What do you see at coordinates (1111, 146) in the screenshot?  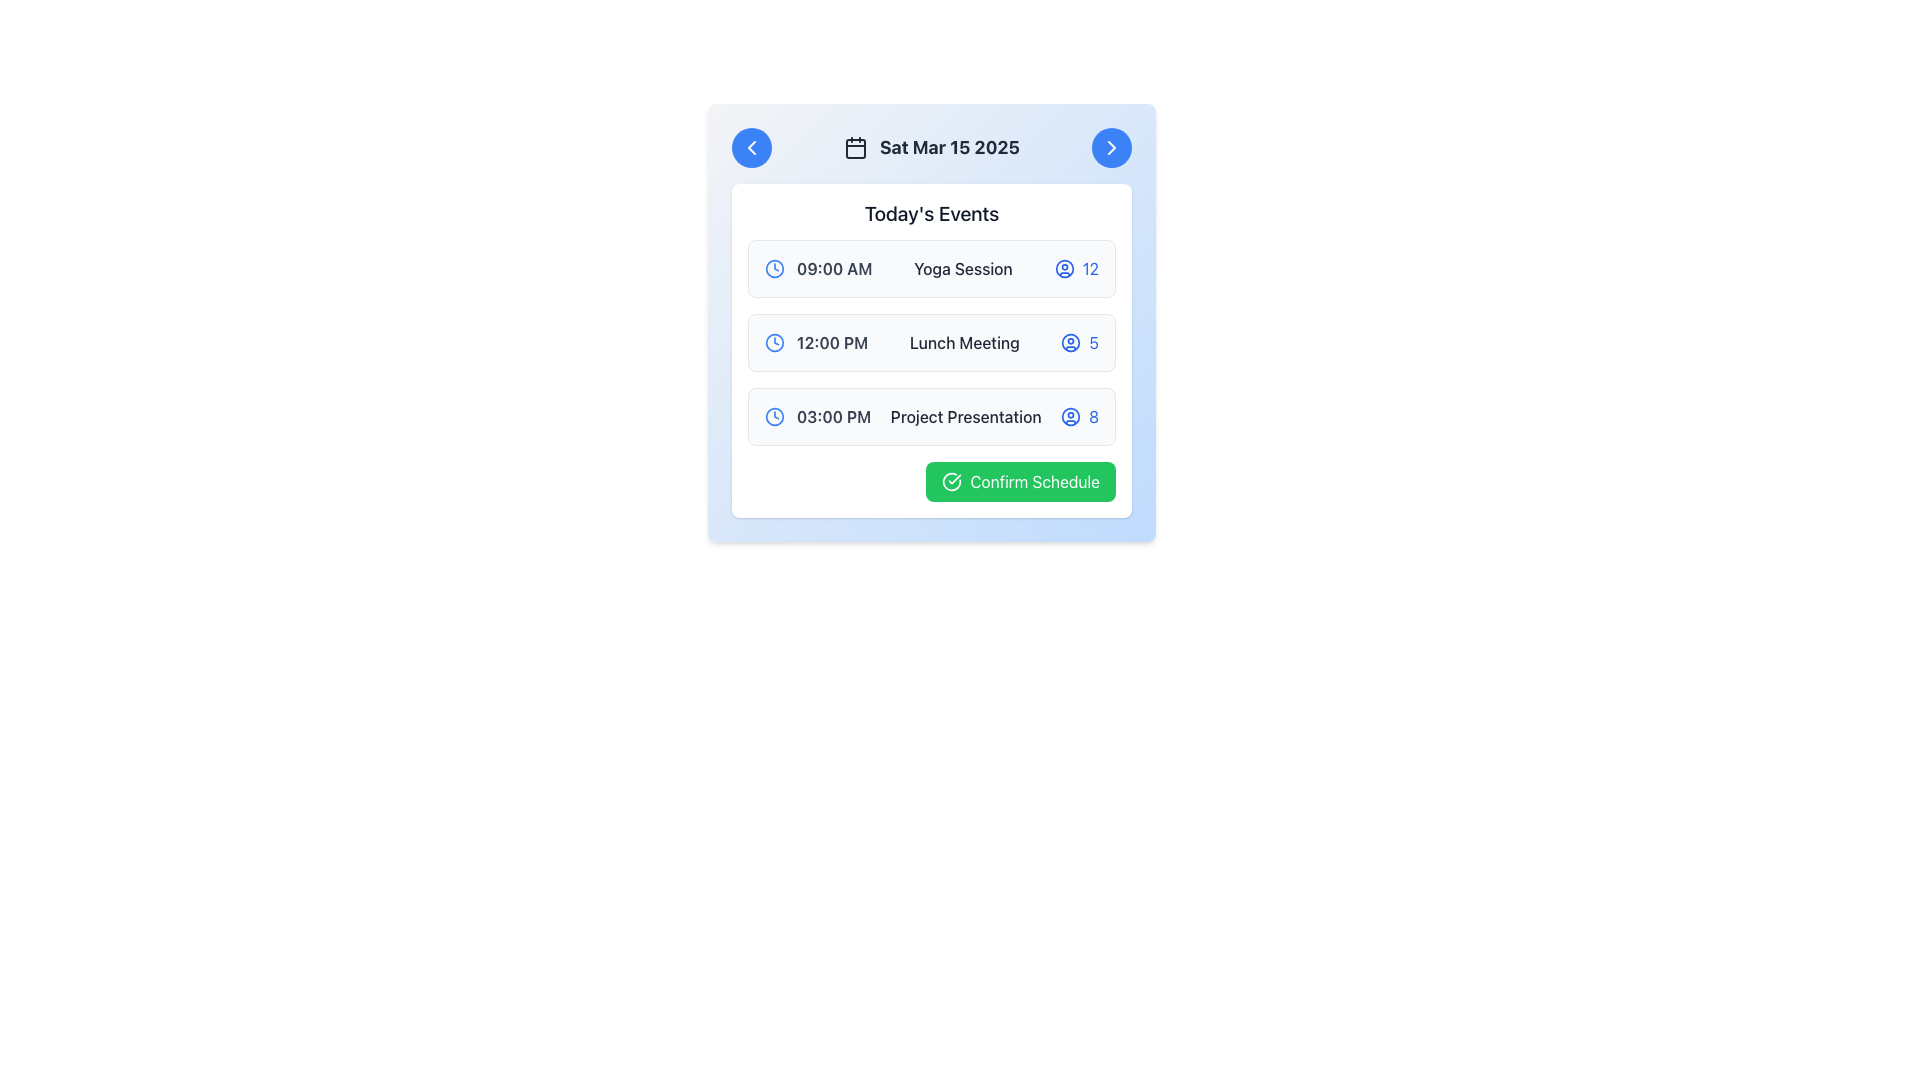 I see `the right-pointing chevron icon located in the top-right corner of the card interface to trigger a tooltip or visual effect` at bounding box center [1111, 146].